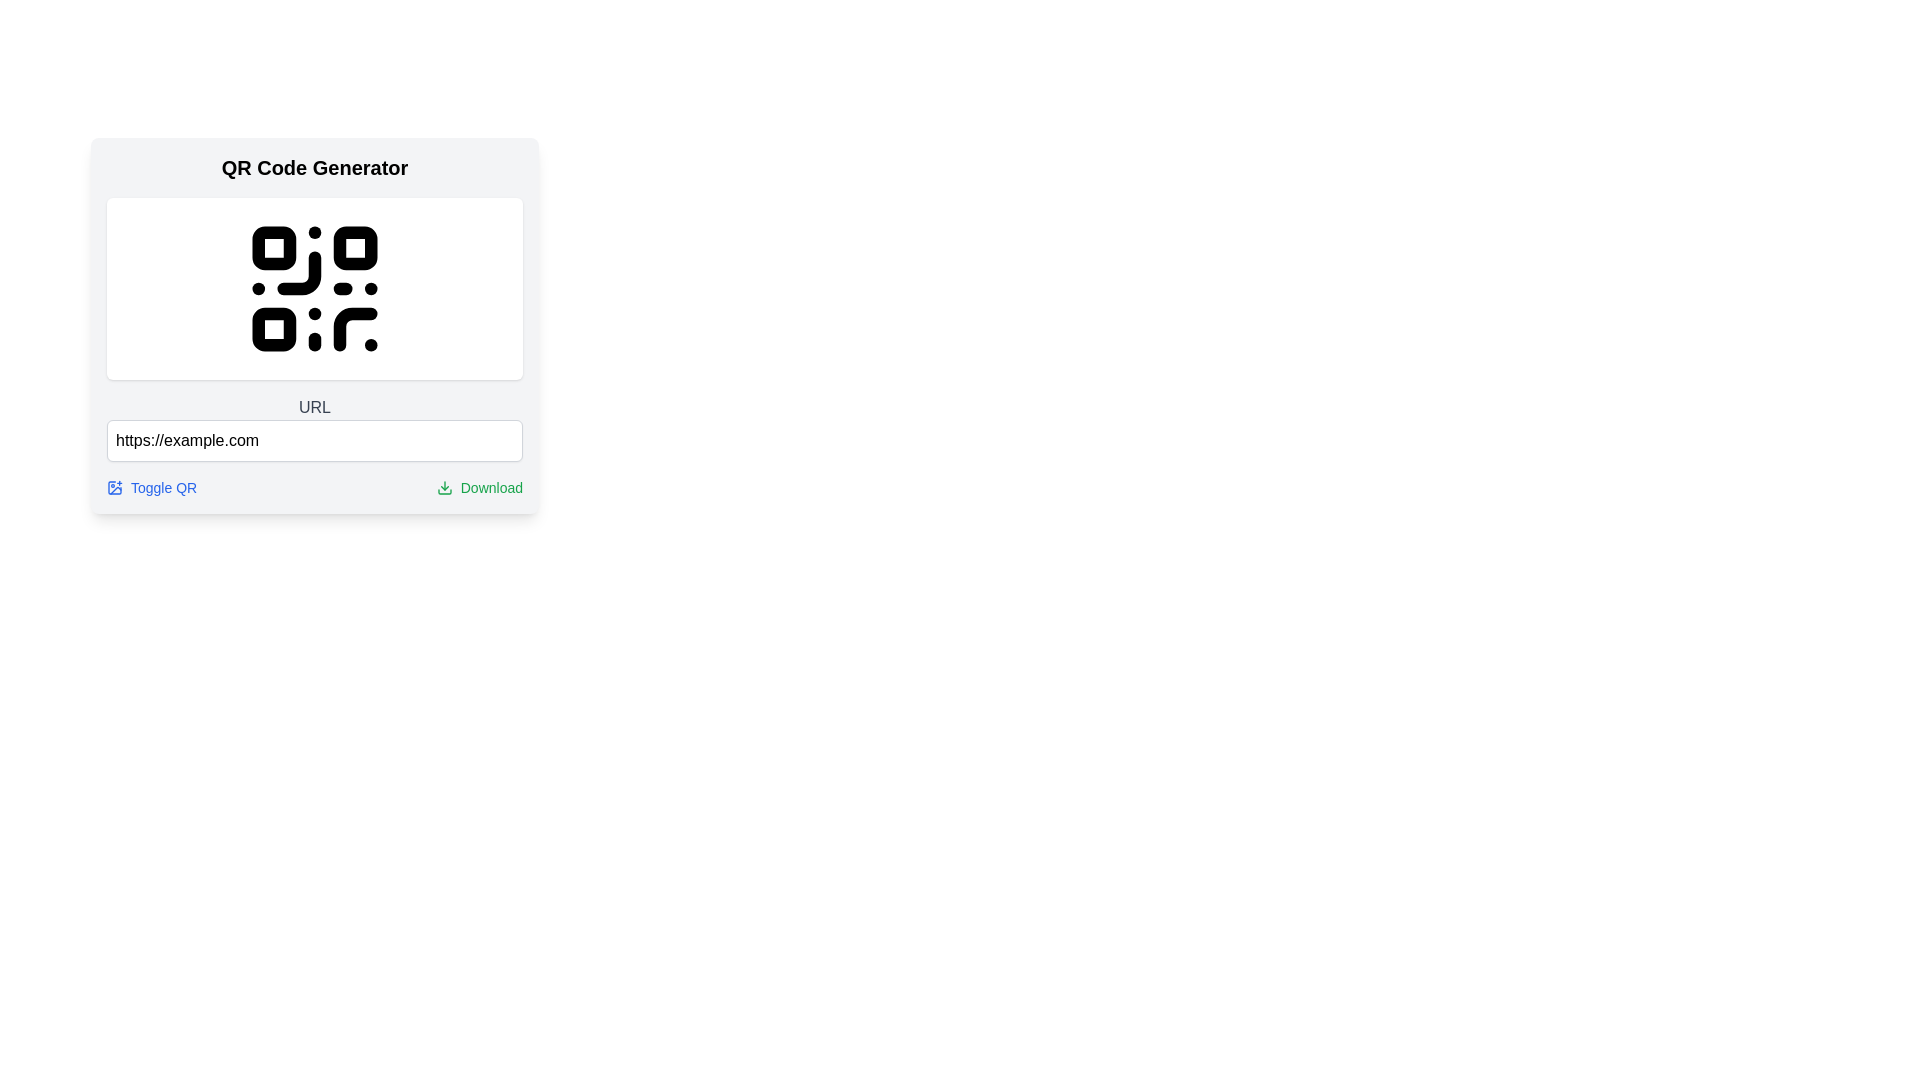 The image size is (1920, 1080). What do you see at coordinates (491, 488) in the screenshot?
I see `the green-colored text label reading 'Download'` at bounding box center [491, 488].